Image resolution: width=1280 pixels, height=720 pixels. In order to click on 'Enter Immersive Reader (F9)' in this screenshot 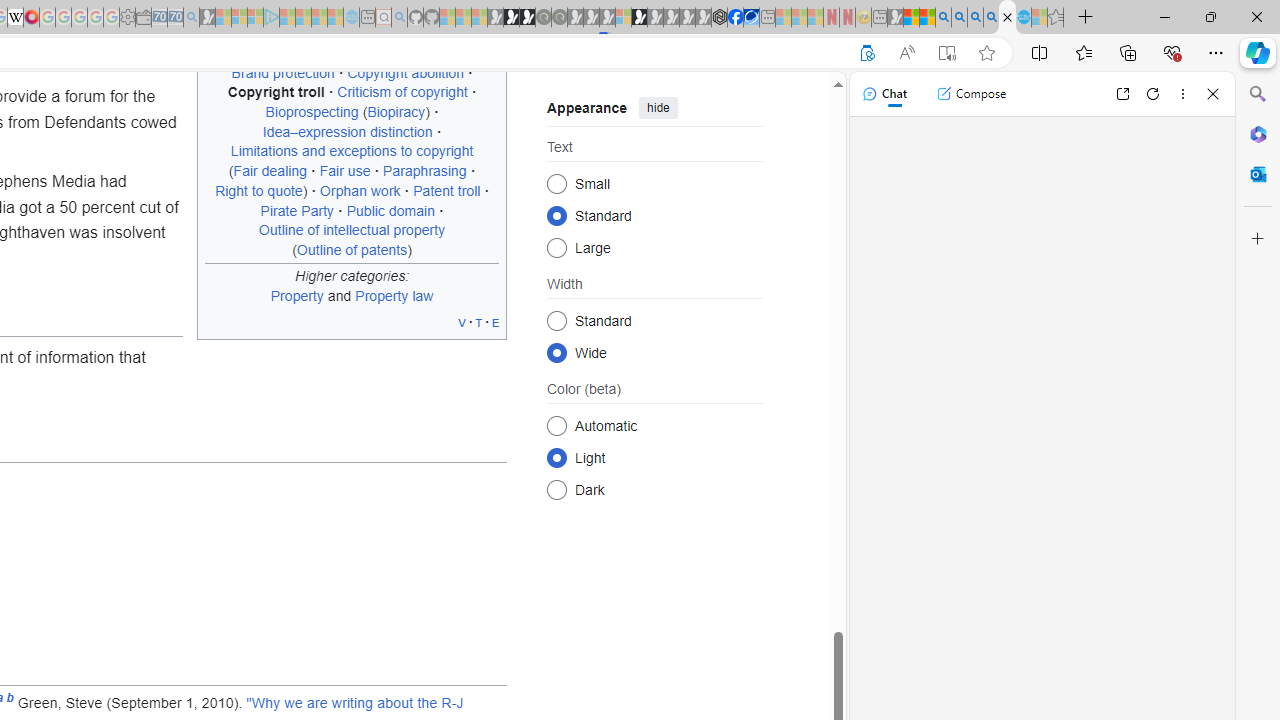, I will do `click(945, 52)`.